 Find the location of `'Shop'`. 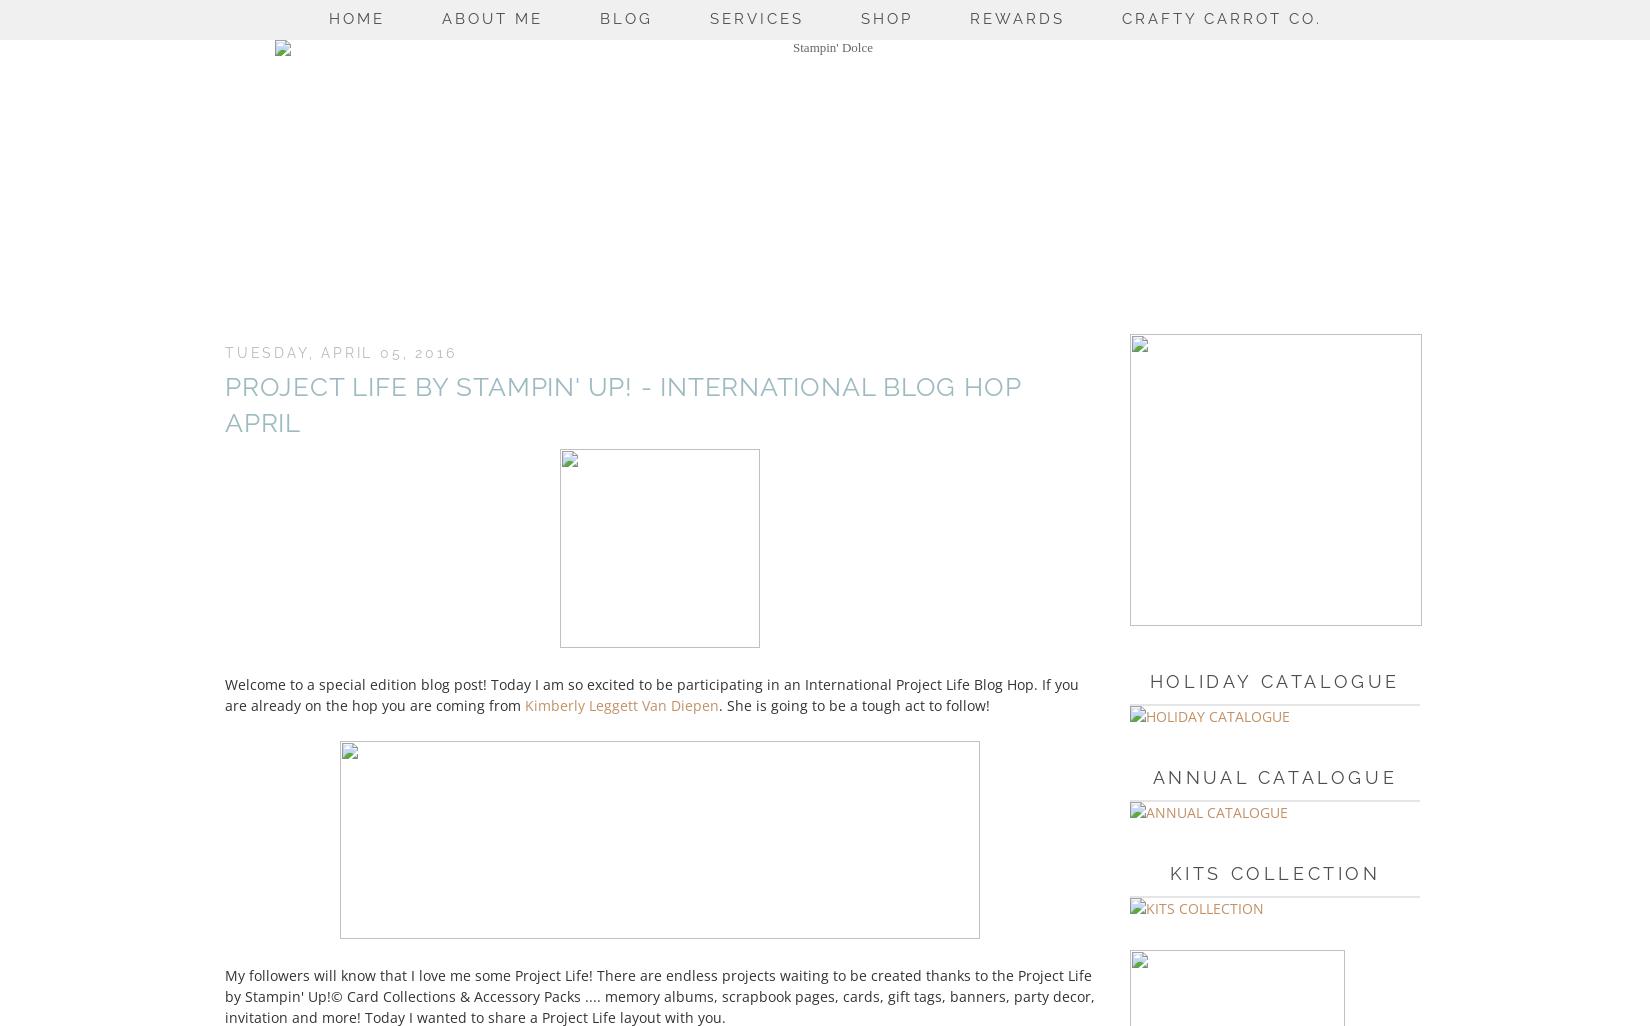

'Shop' is located at coordinates (886, 18).